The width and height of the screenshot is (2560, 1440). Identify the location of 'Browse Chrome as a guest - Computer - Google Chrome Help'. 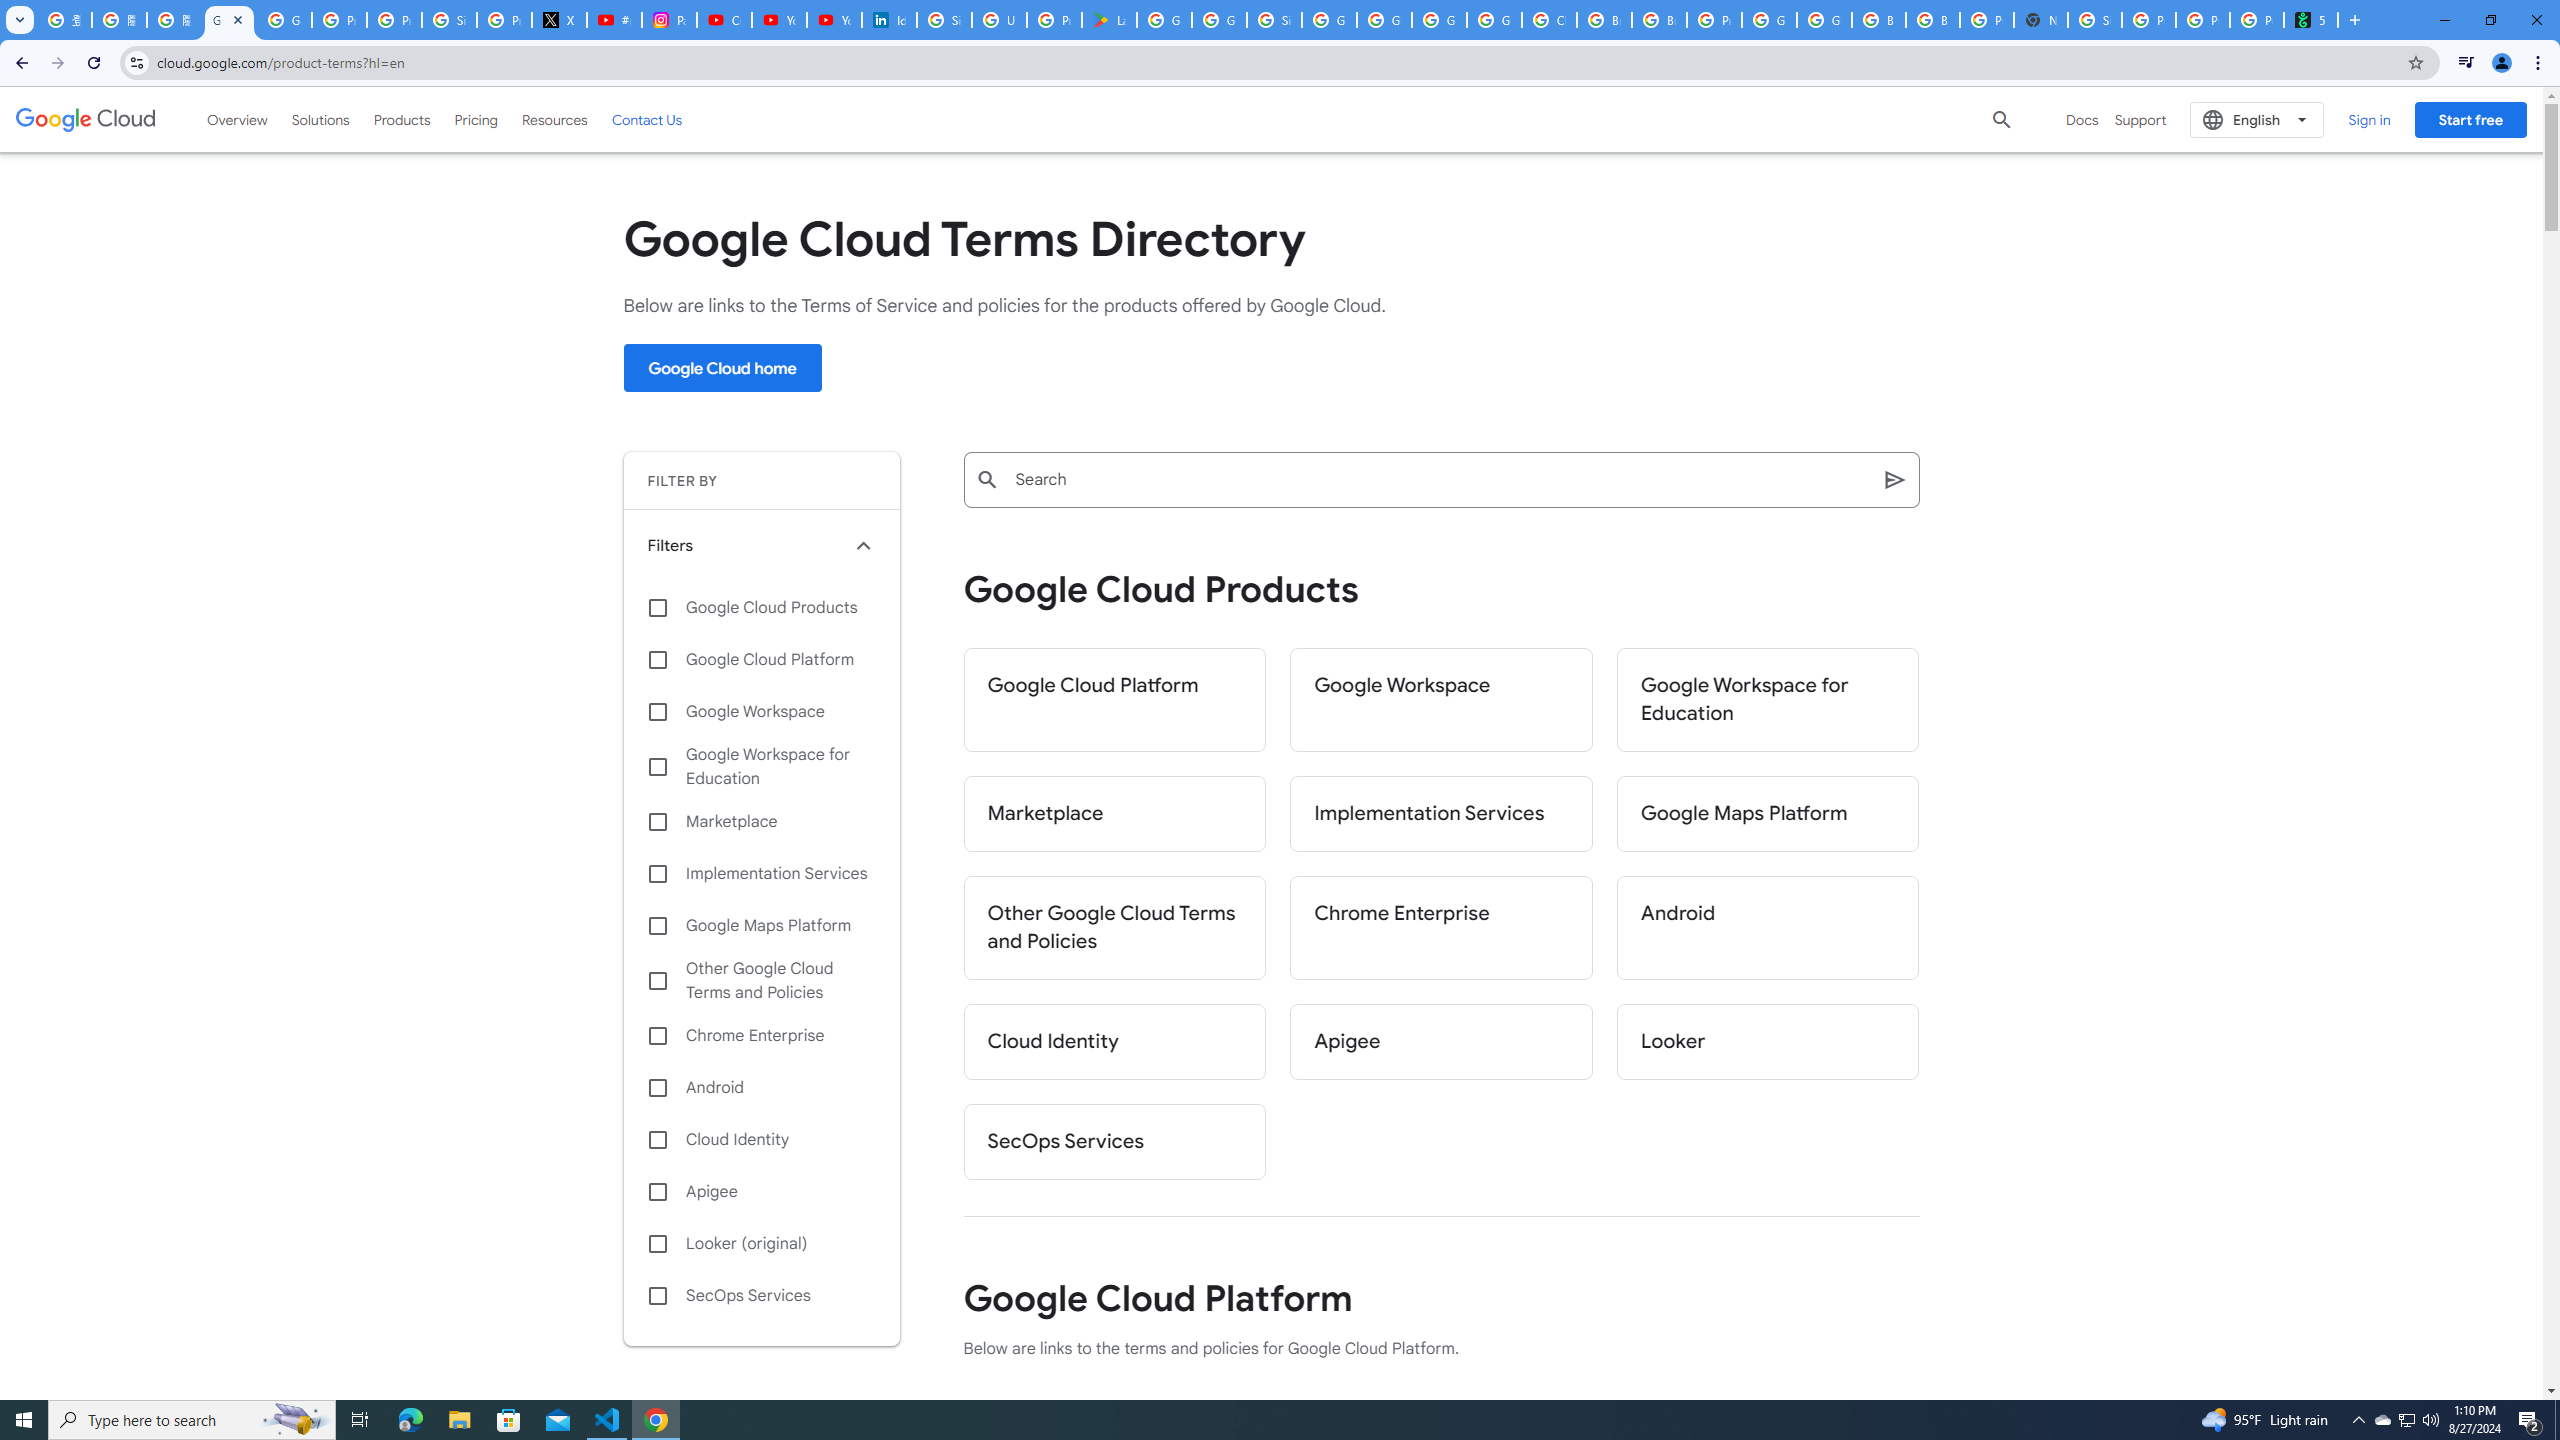
(1602, 19).